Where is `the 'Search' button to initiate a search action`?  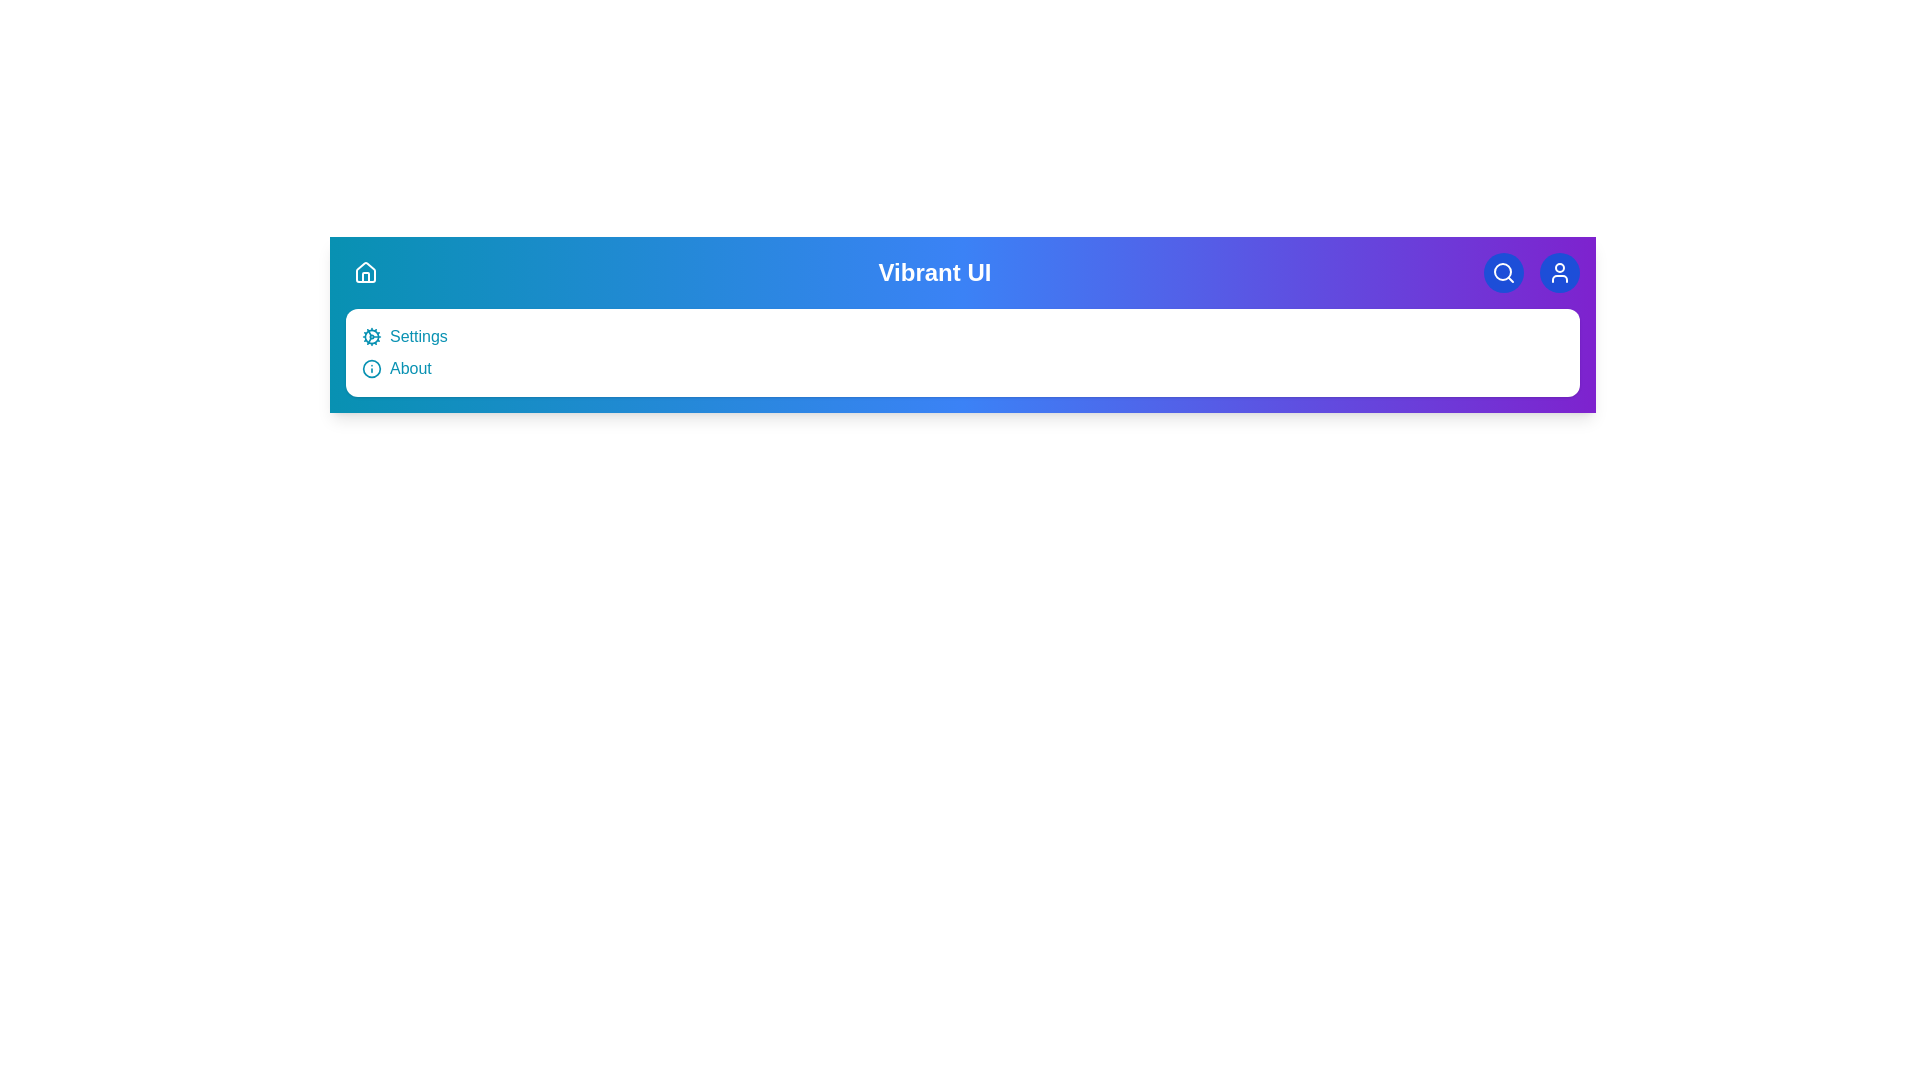 the 'Search' button to initiate a search action is located at coordinates (1503, 273).